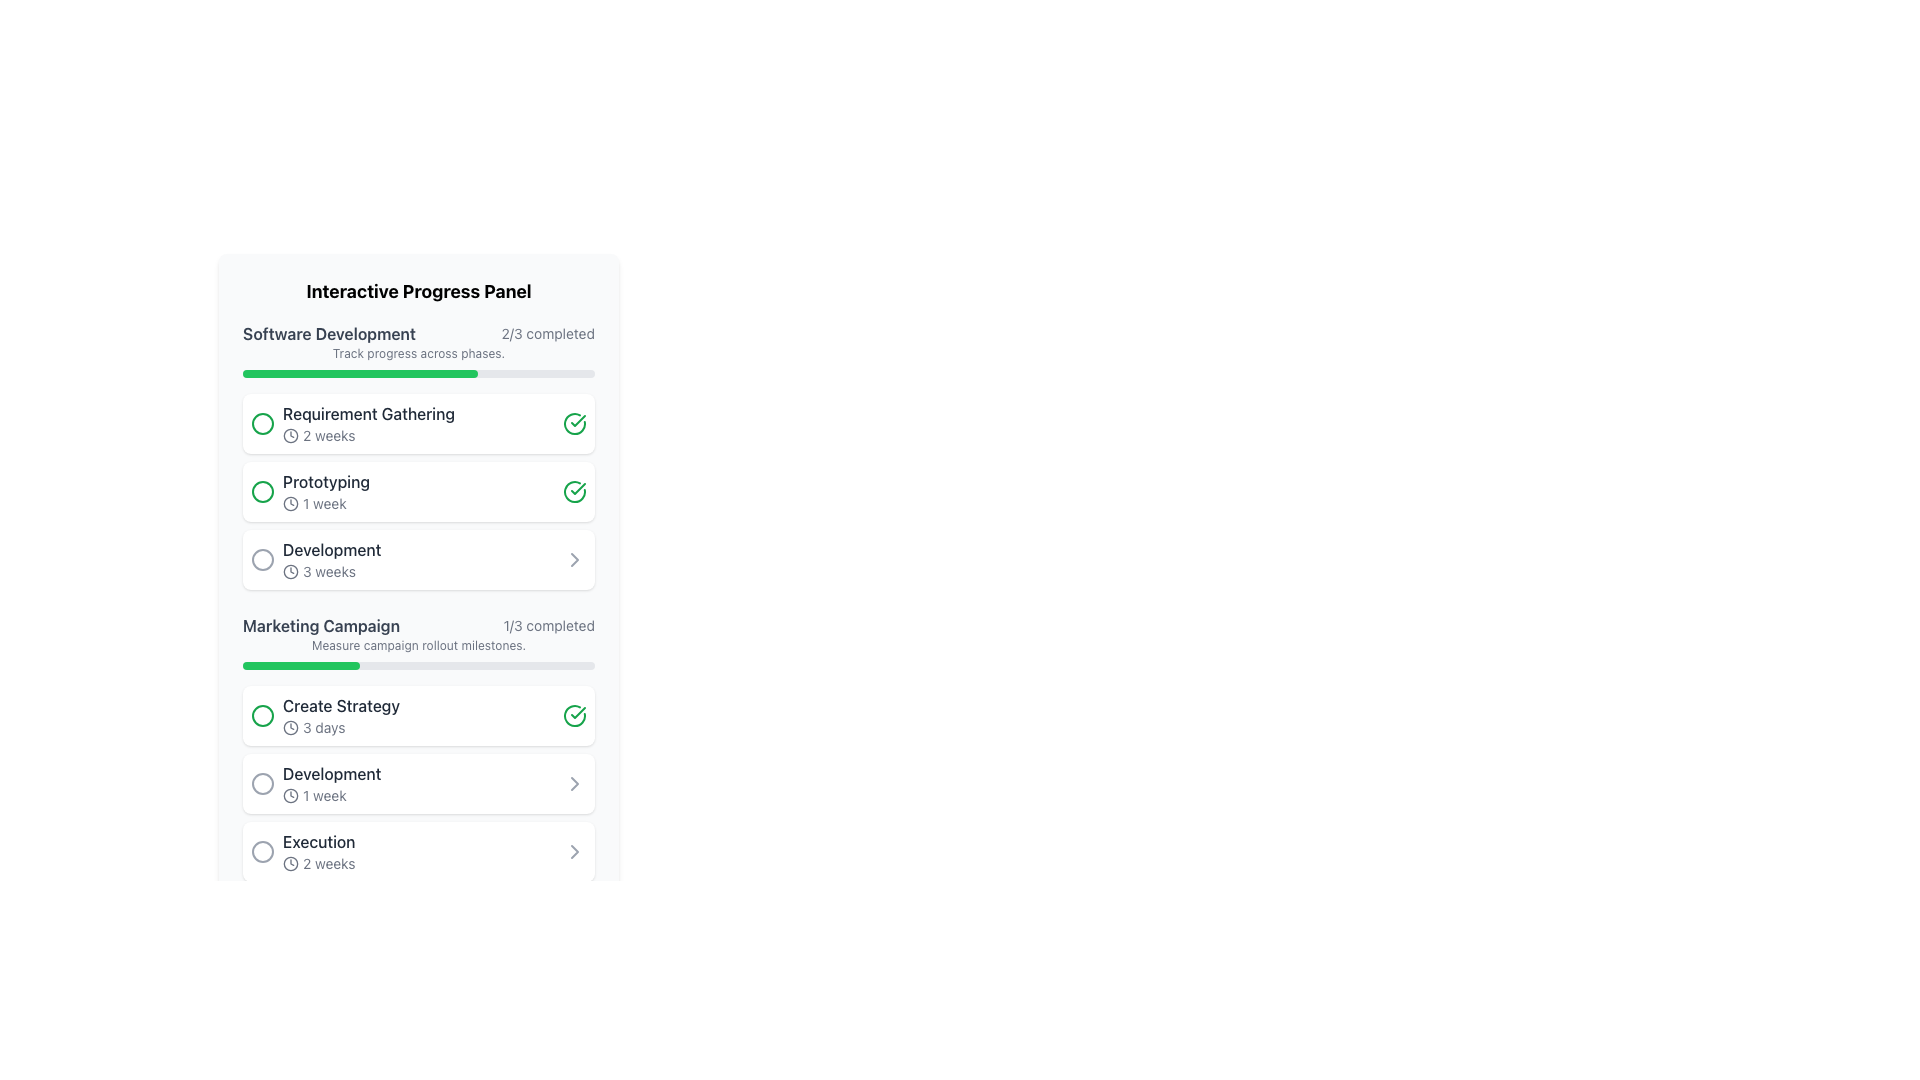 This screenshot has height=1080, width=1920. I want to click on the List Component displaying the phases of the software development process, so click(417, 492).